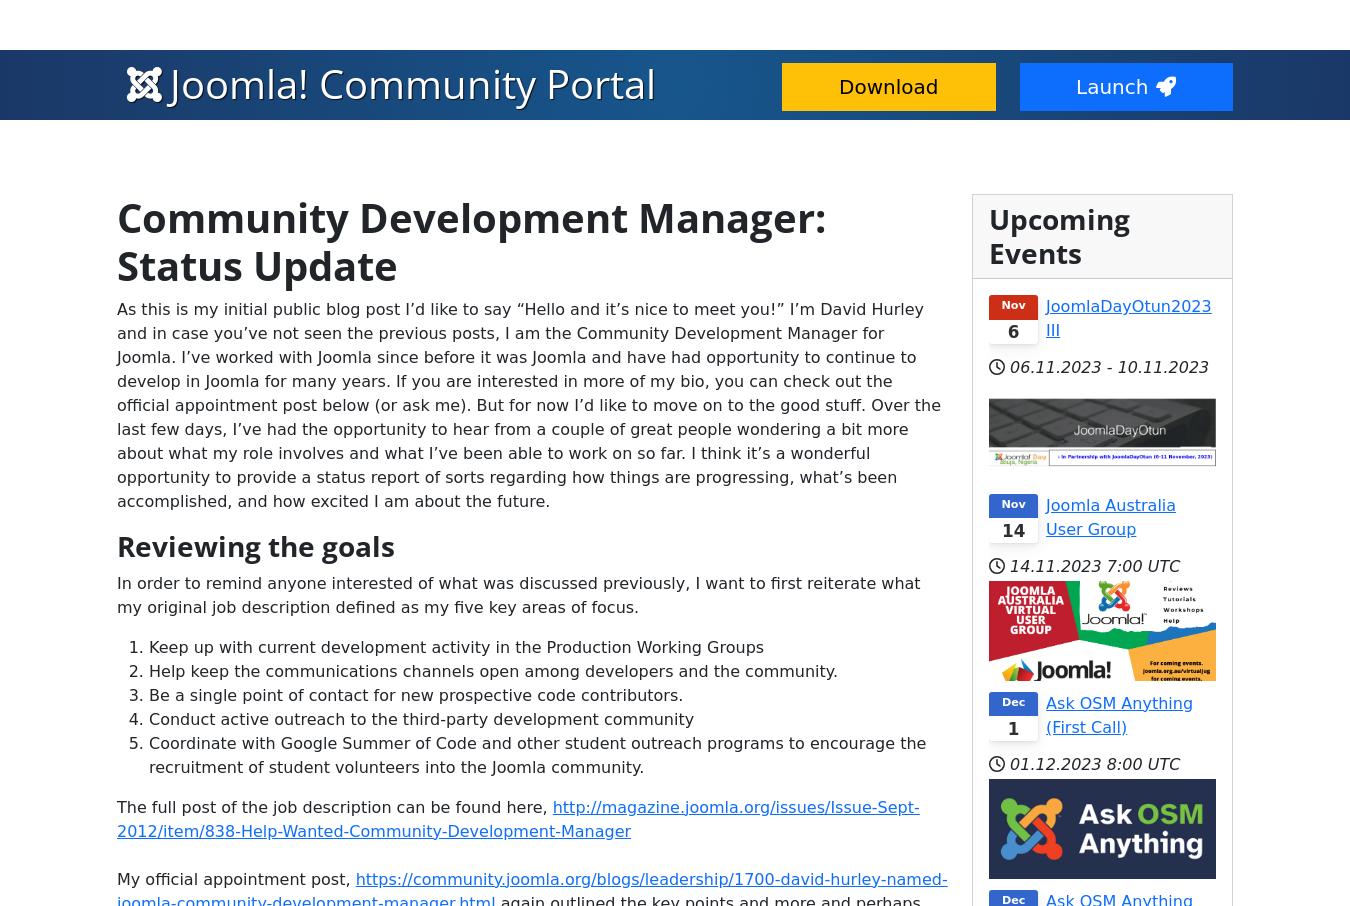 This screenshot has width=1350, height=906. What do you see at coordinates (225, 70) in the screenshot?
I see `'Blogs'` at bounding box center [225, 70].